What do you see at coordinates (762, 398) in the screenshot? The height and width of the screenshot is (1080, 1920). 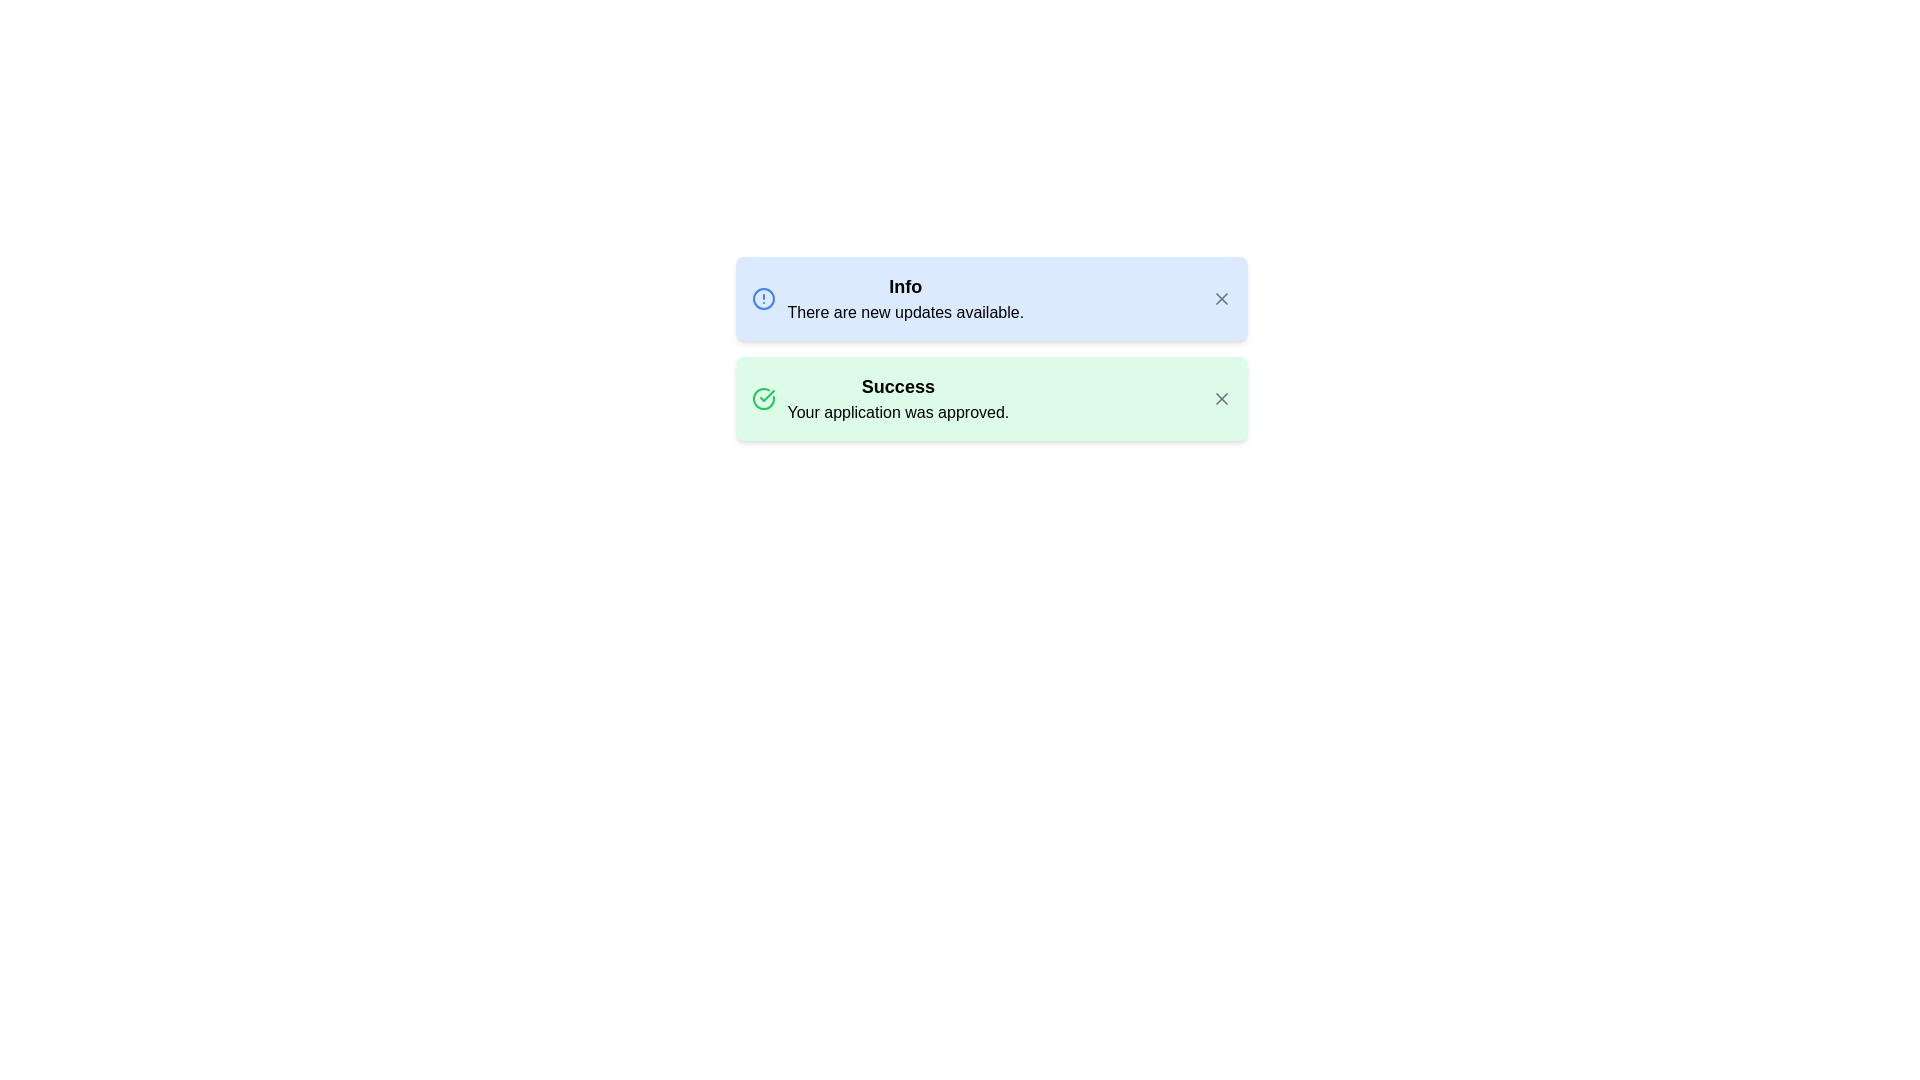 I see `the success icon located in the top-left corner of the notification box, which has a green background and is adjacent to the text 'Success Your application was approved.'` at bounding box center [762, 398].